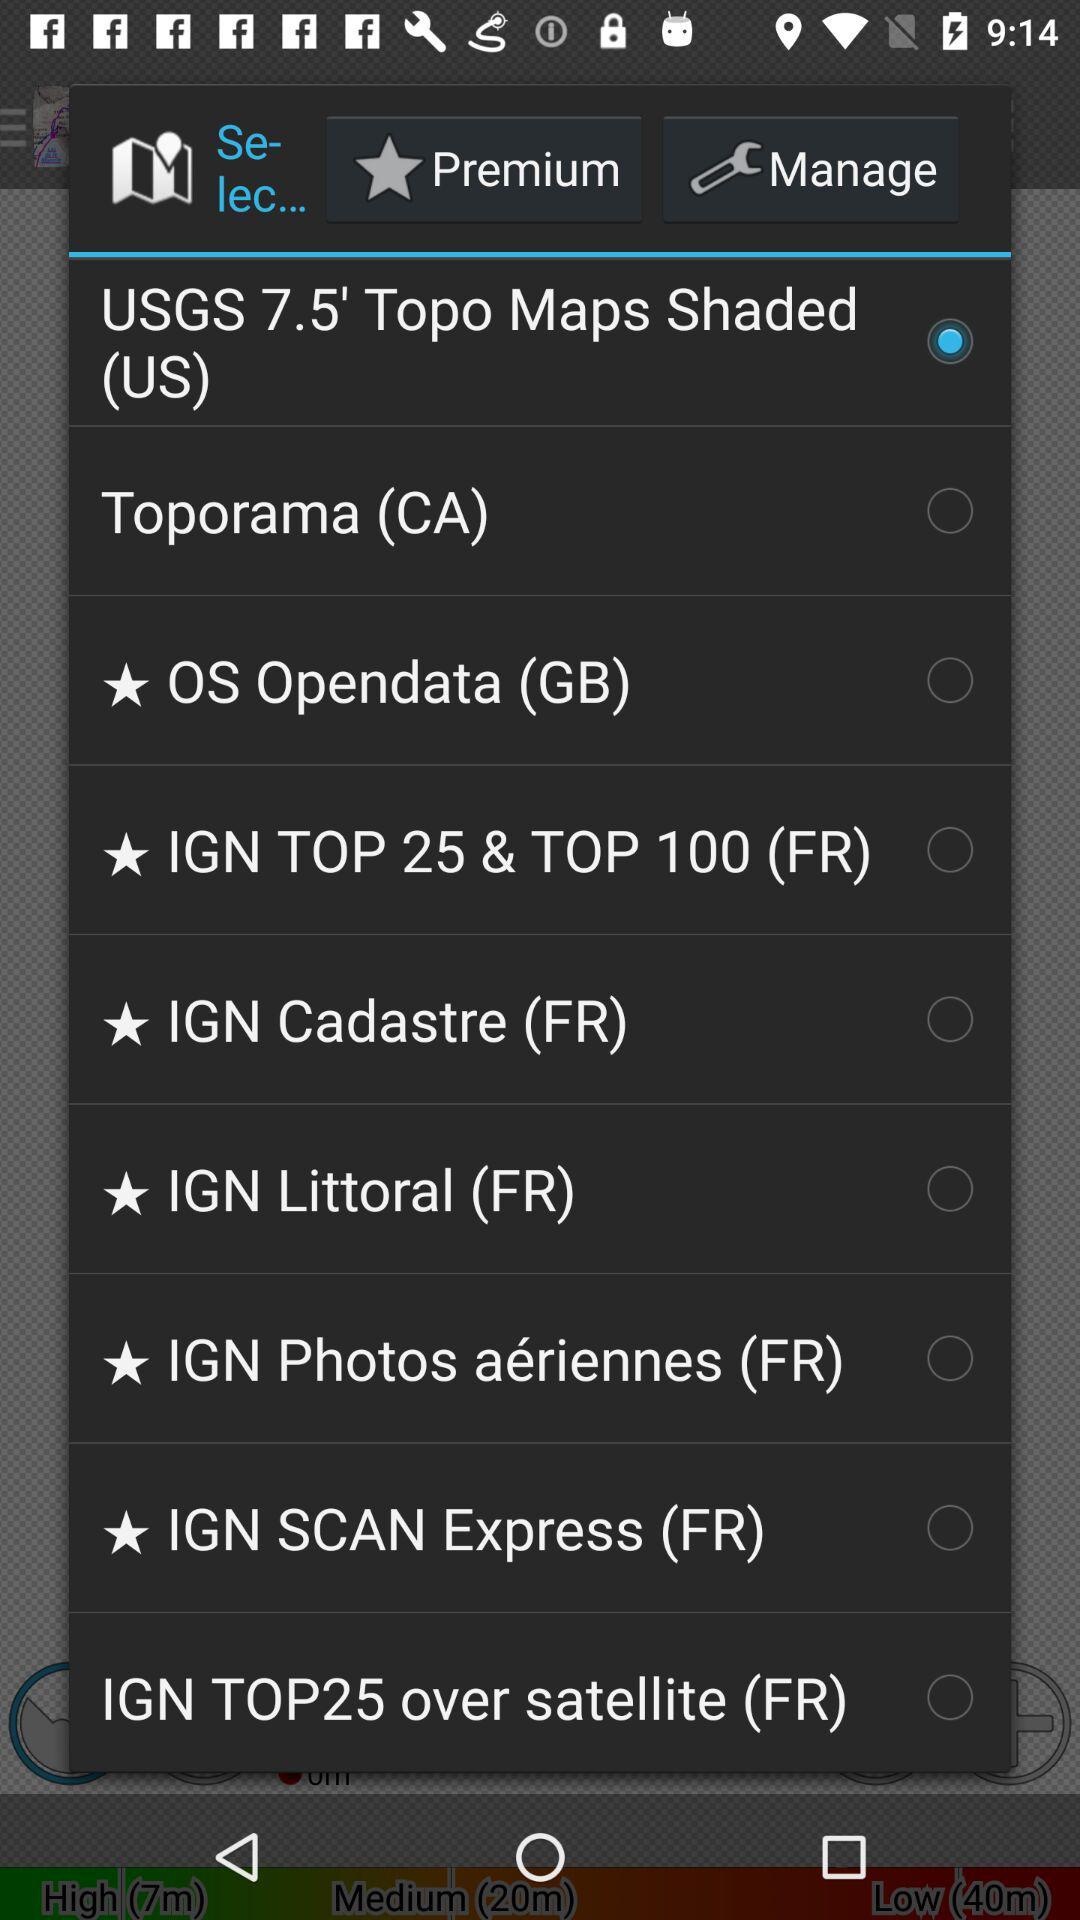  Describe the element at coordinates (484, 168) in the screenshot. I see `icon next to the select a map` at that location.